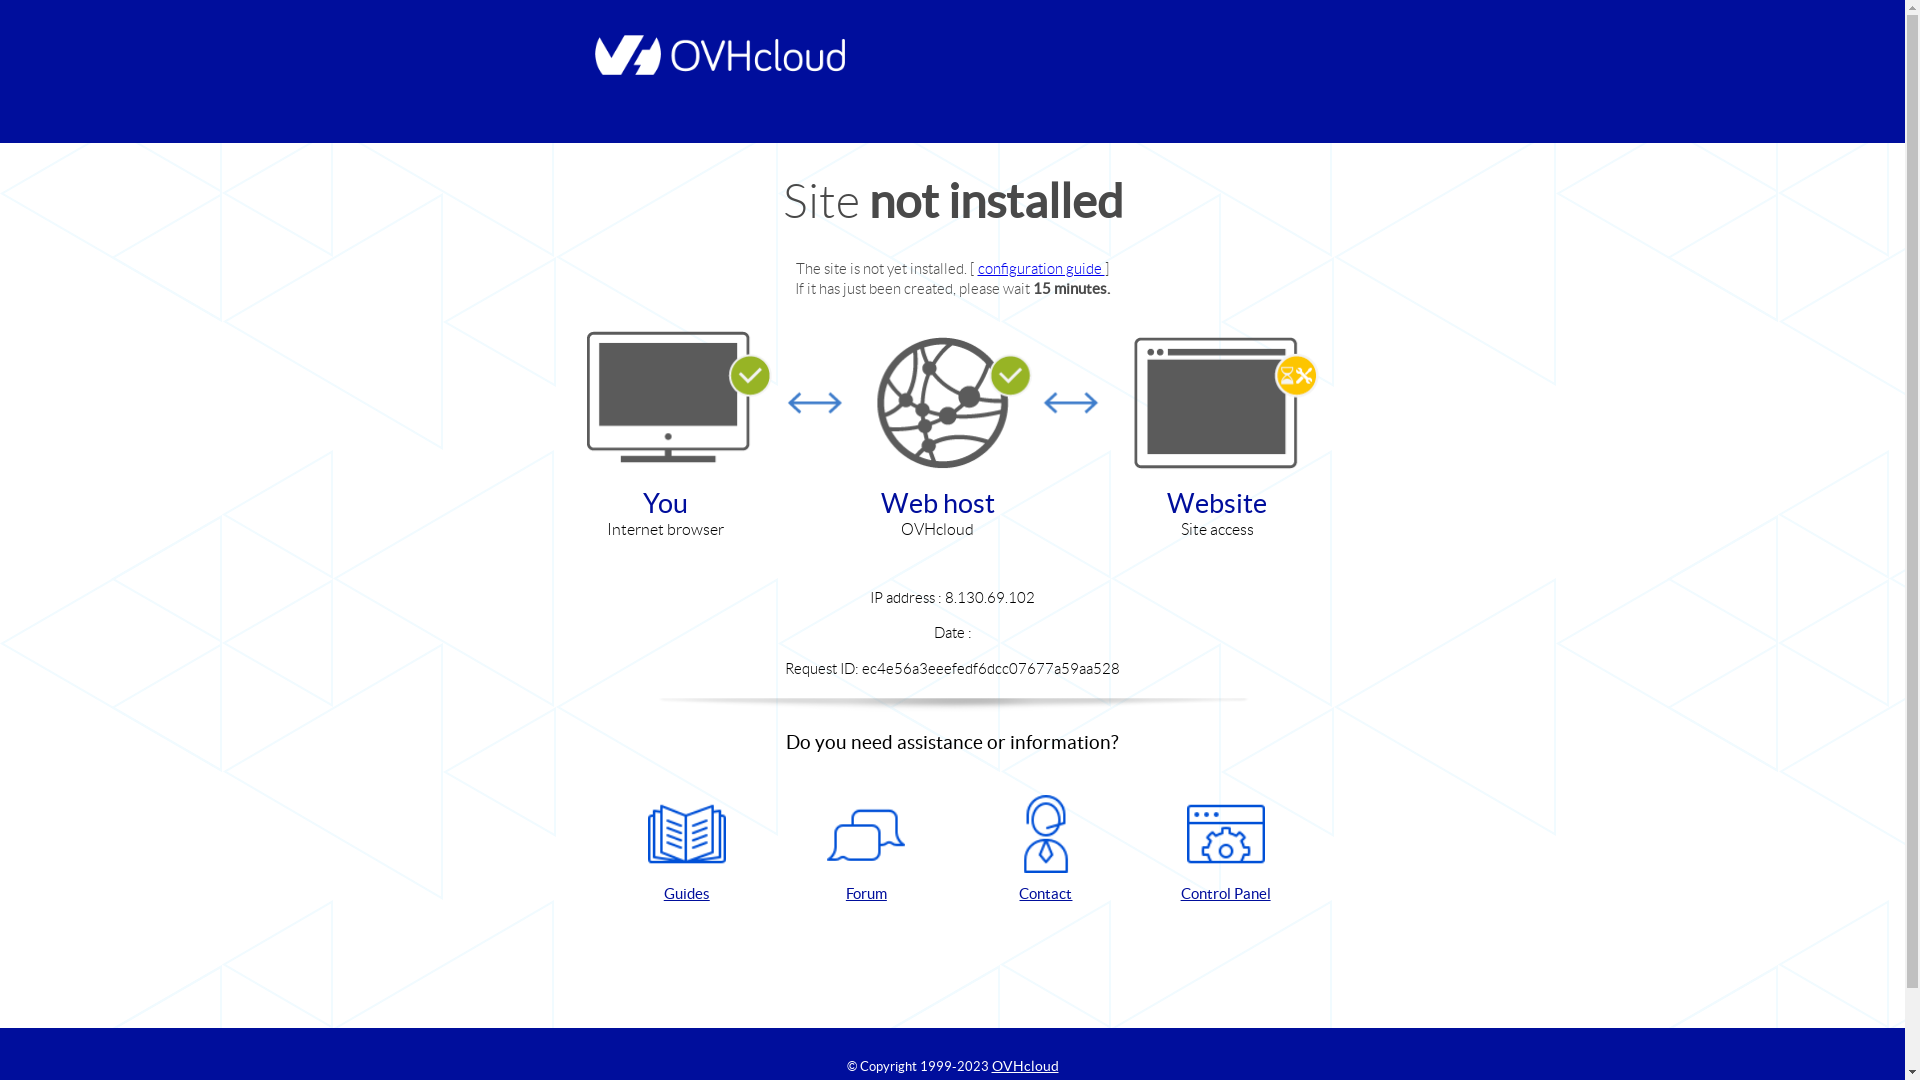 Image resolution: width=1920 pixels, height=1080 pixels. I want to click on 'Forum', so click(784, 849).